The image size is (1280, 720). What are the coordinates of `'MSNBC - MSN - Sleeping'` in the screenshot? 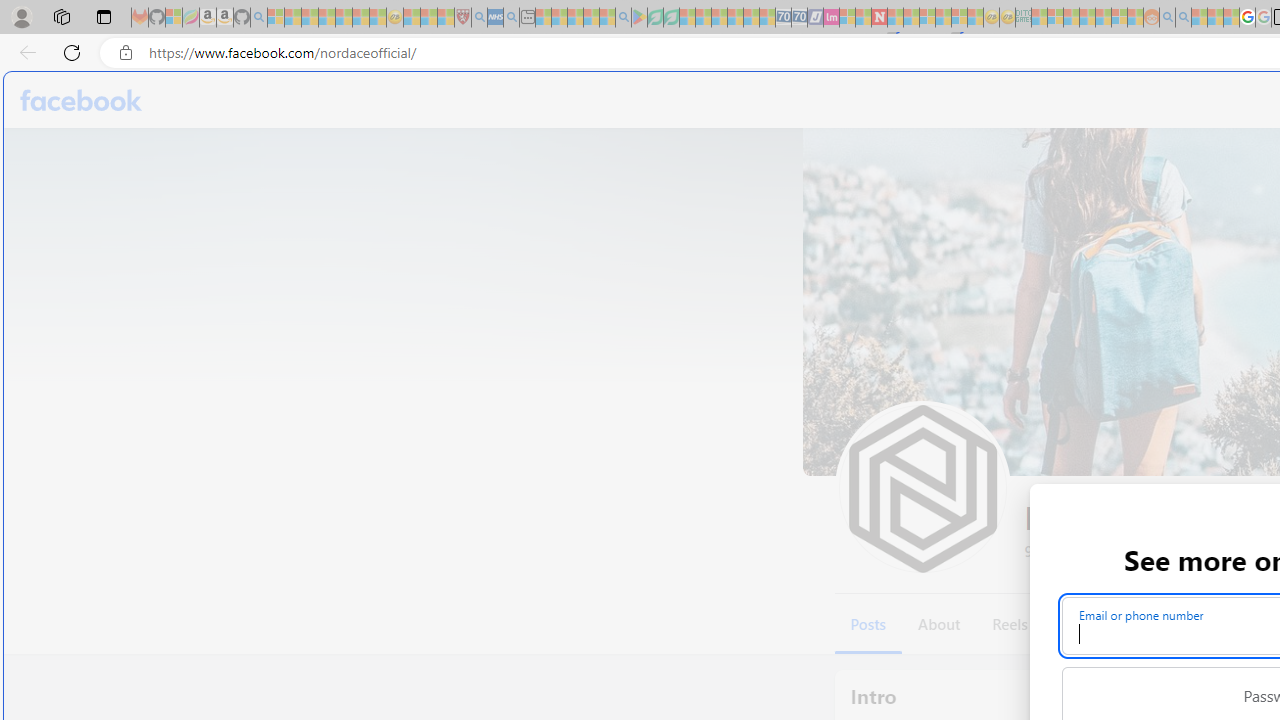 It's located at (1039, 17).